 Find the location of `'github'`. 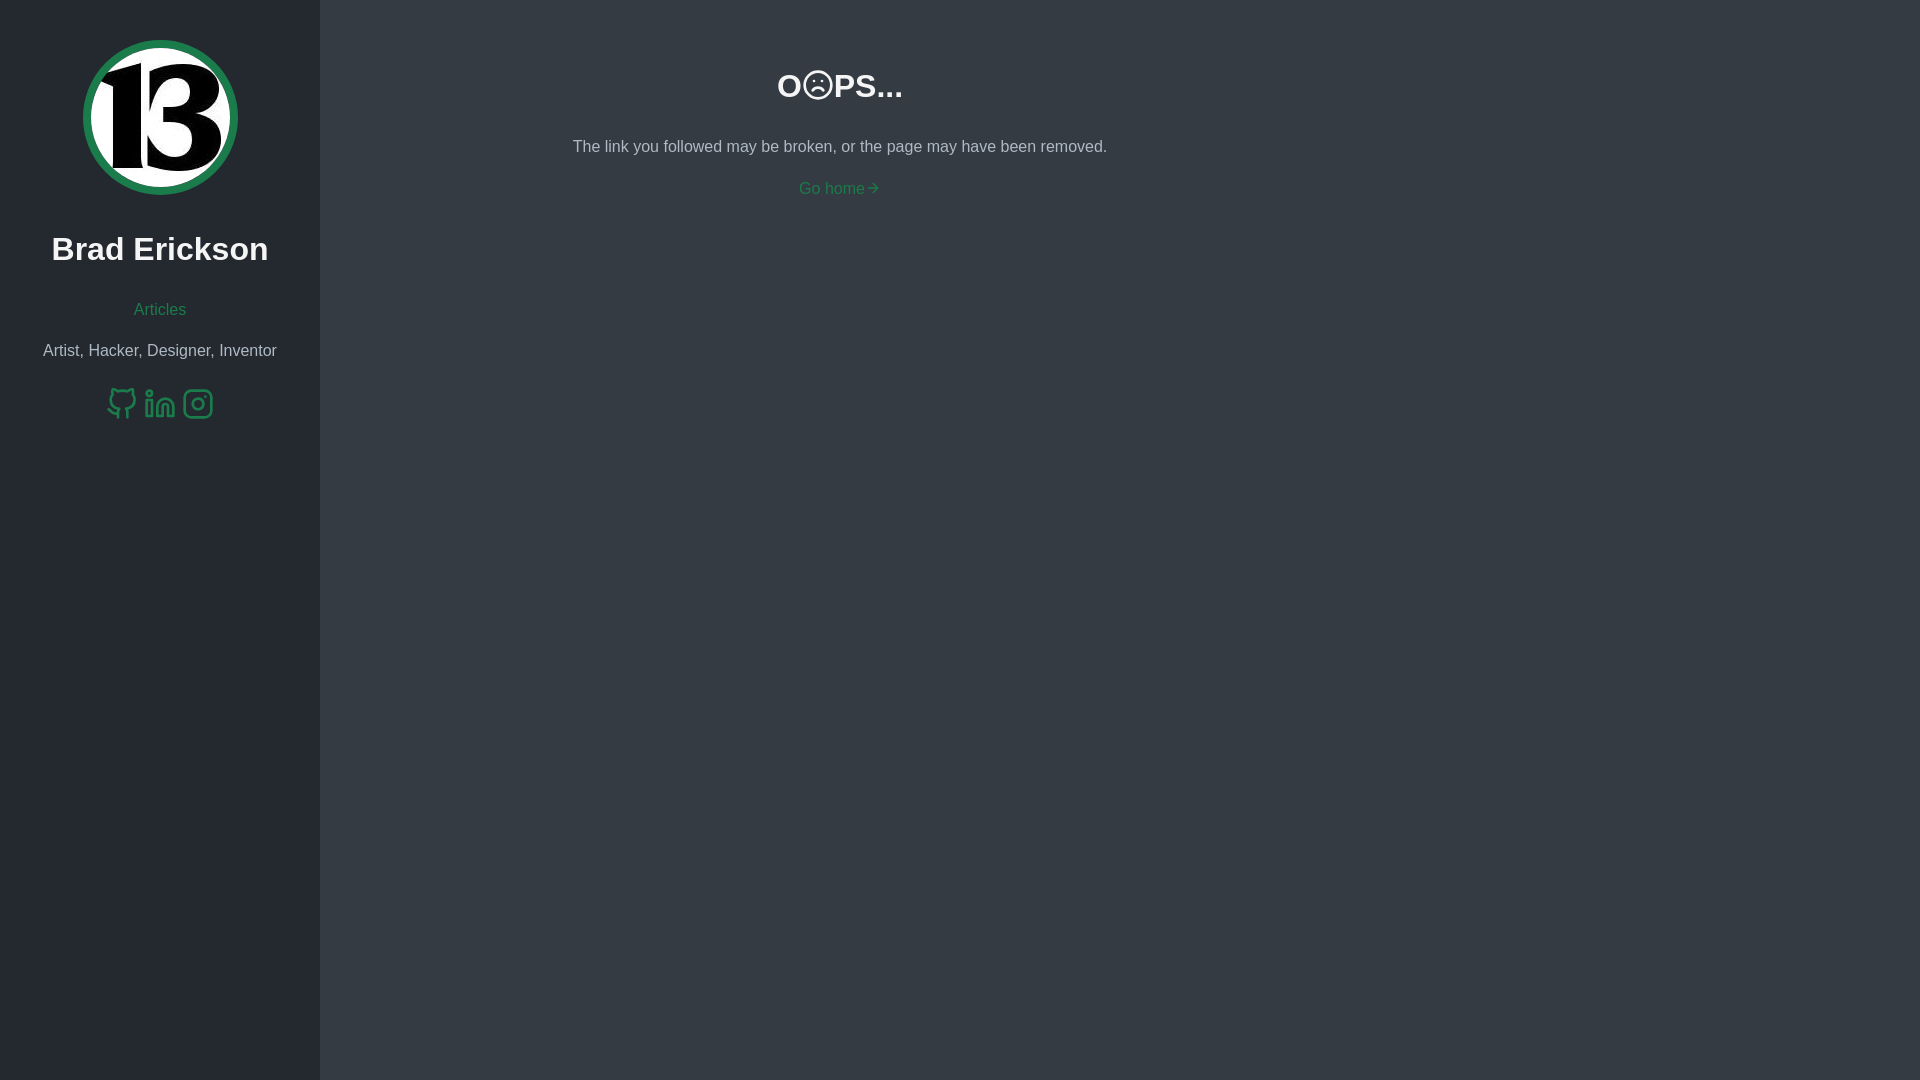

'github' is located at coordinates (120, 405).